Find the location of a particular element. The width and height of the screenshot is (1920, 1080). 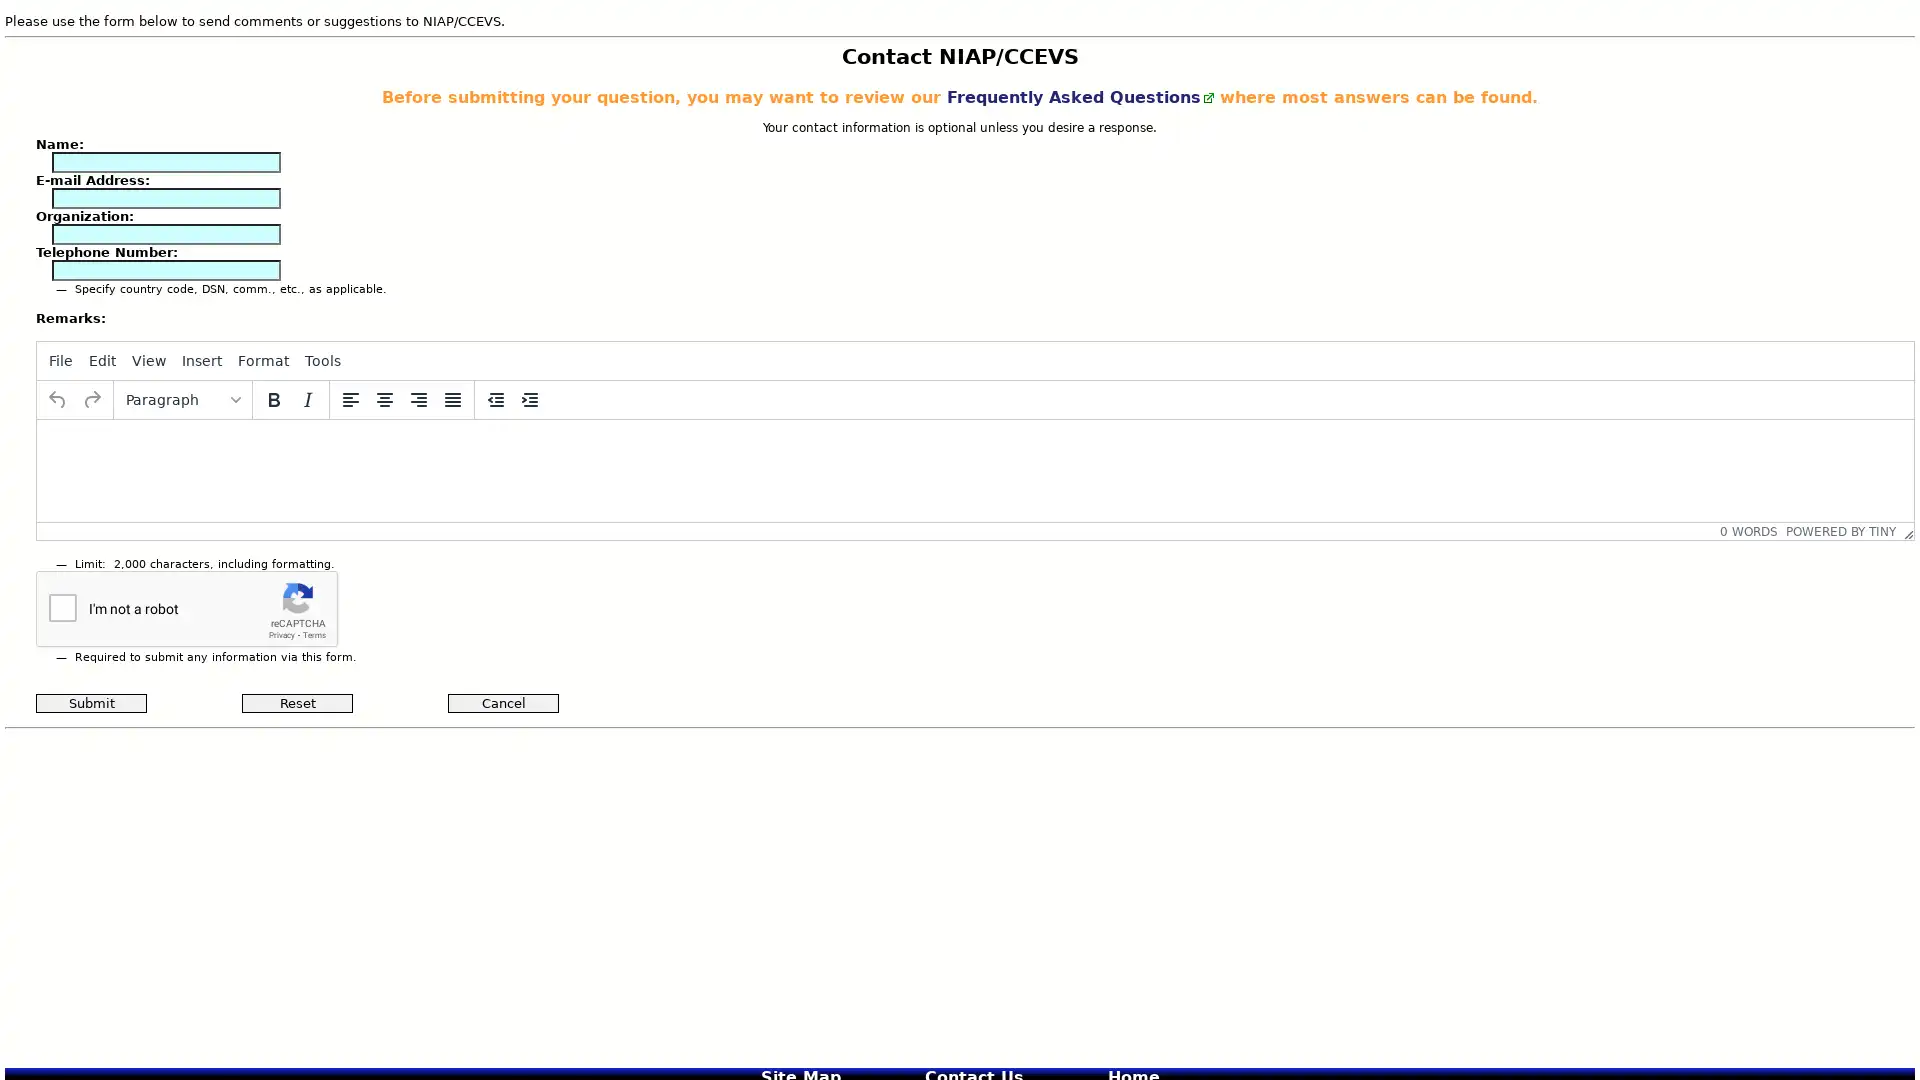

Decrease indent is located at coordinates (495, 400).